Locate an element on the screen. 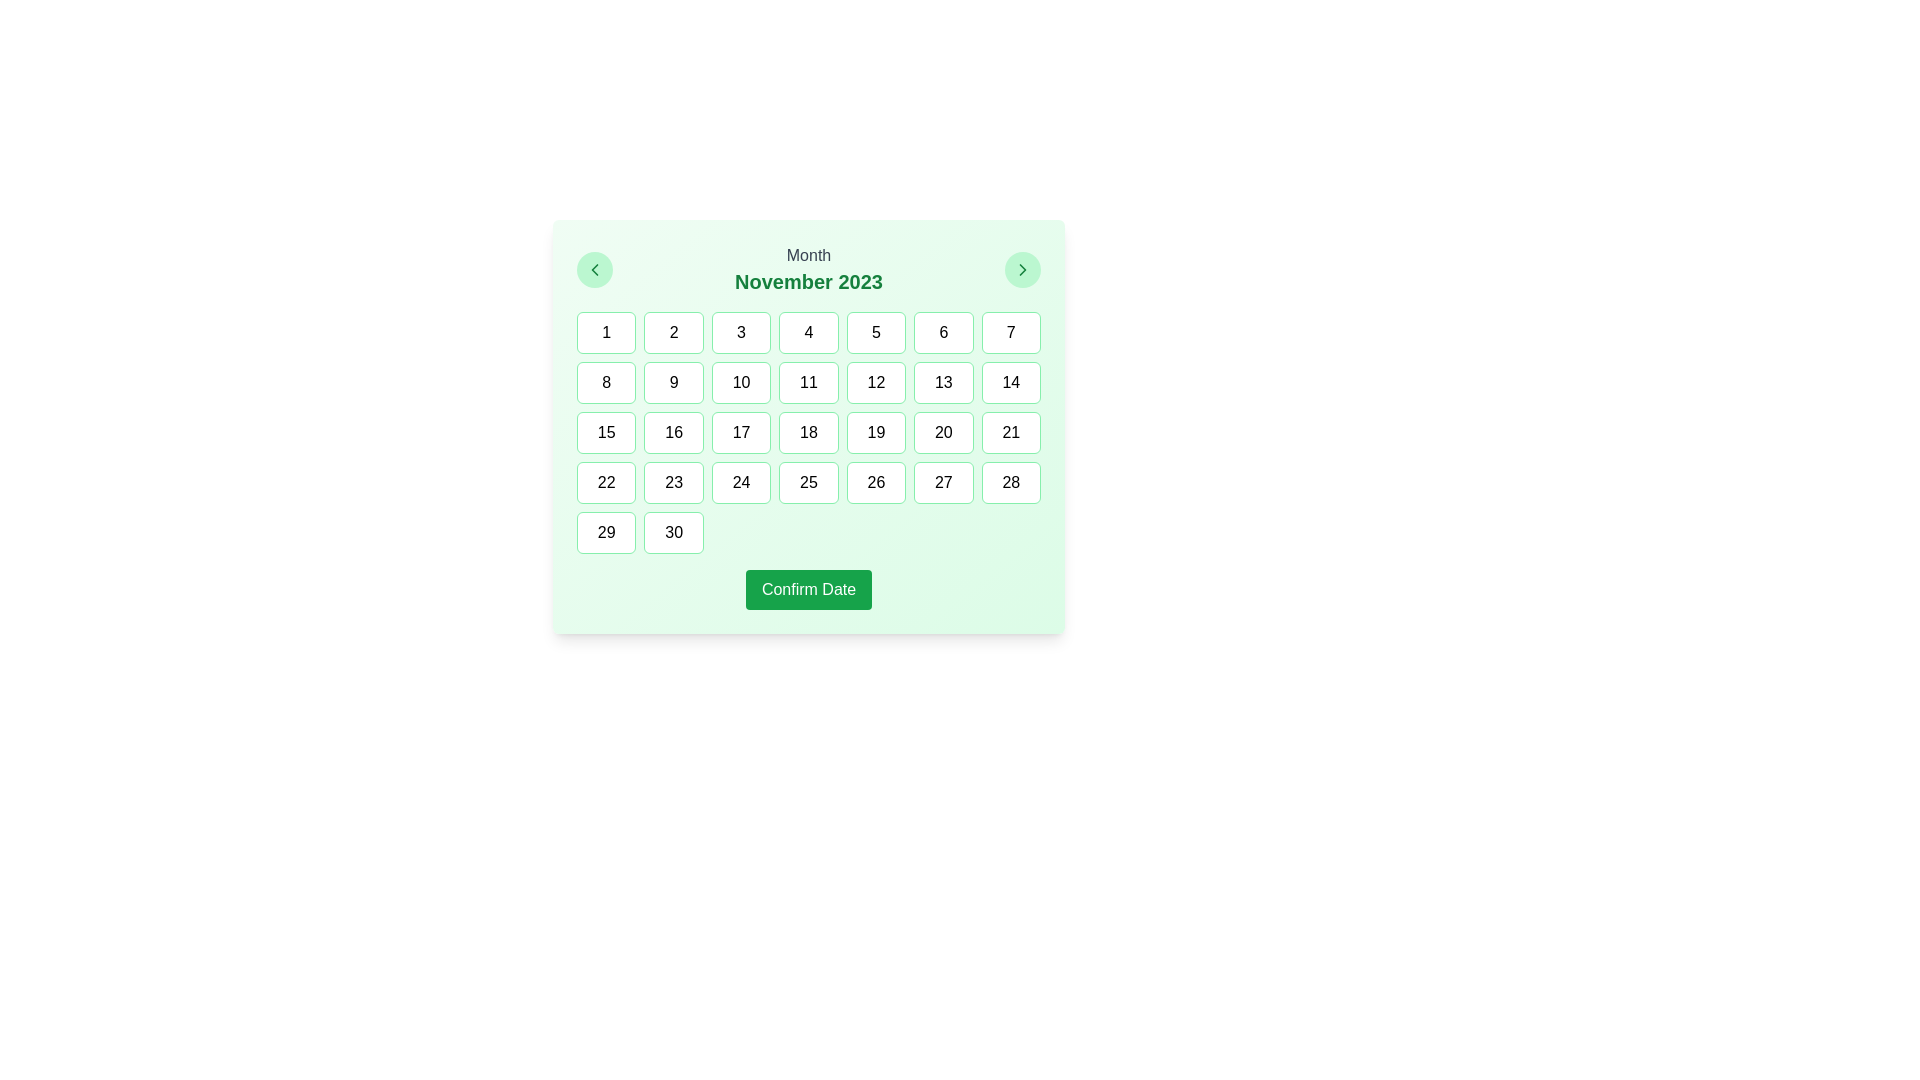 This screenshot has width=1920, height=1080. the button representing the date '6' in the calendar interface is located at coordinates (942, 331).